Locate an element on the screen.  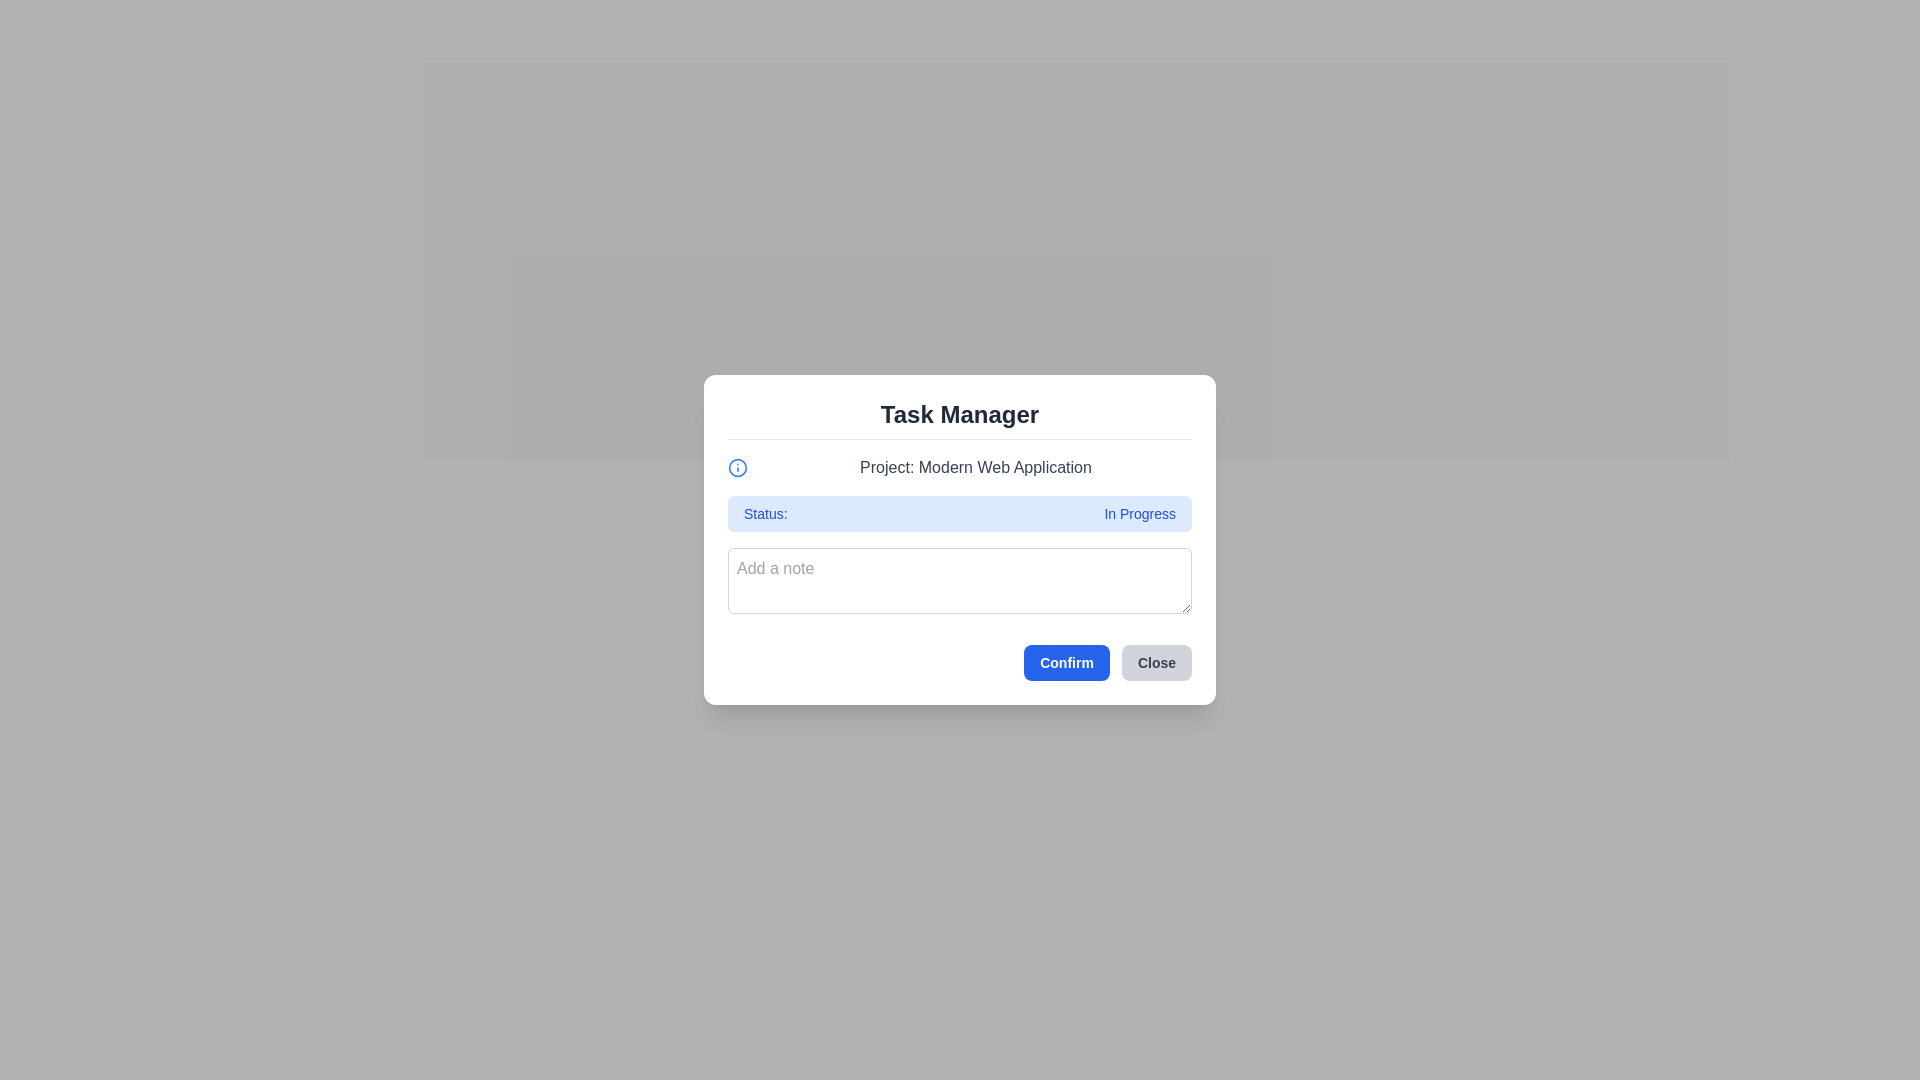
the static text label indicating the current status of the task, which is located to the right of the label 'Status:' in a blue-highlighted status box is located at coordinates (1140, 512).